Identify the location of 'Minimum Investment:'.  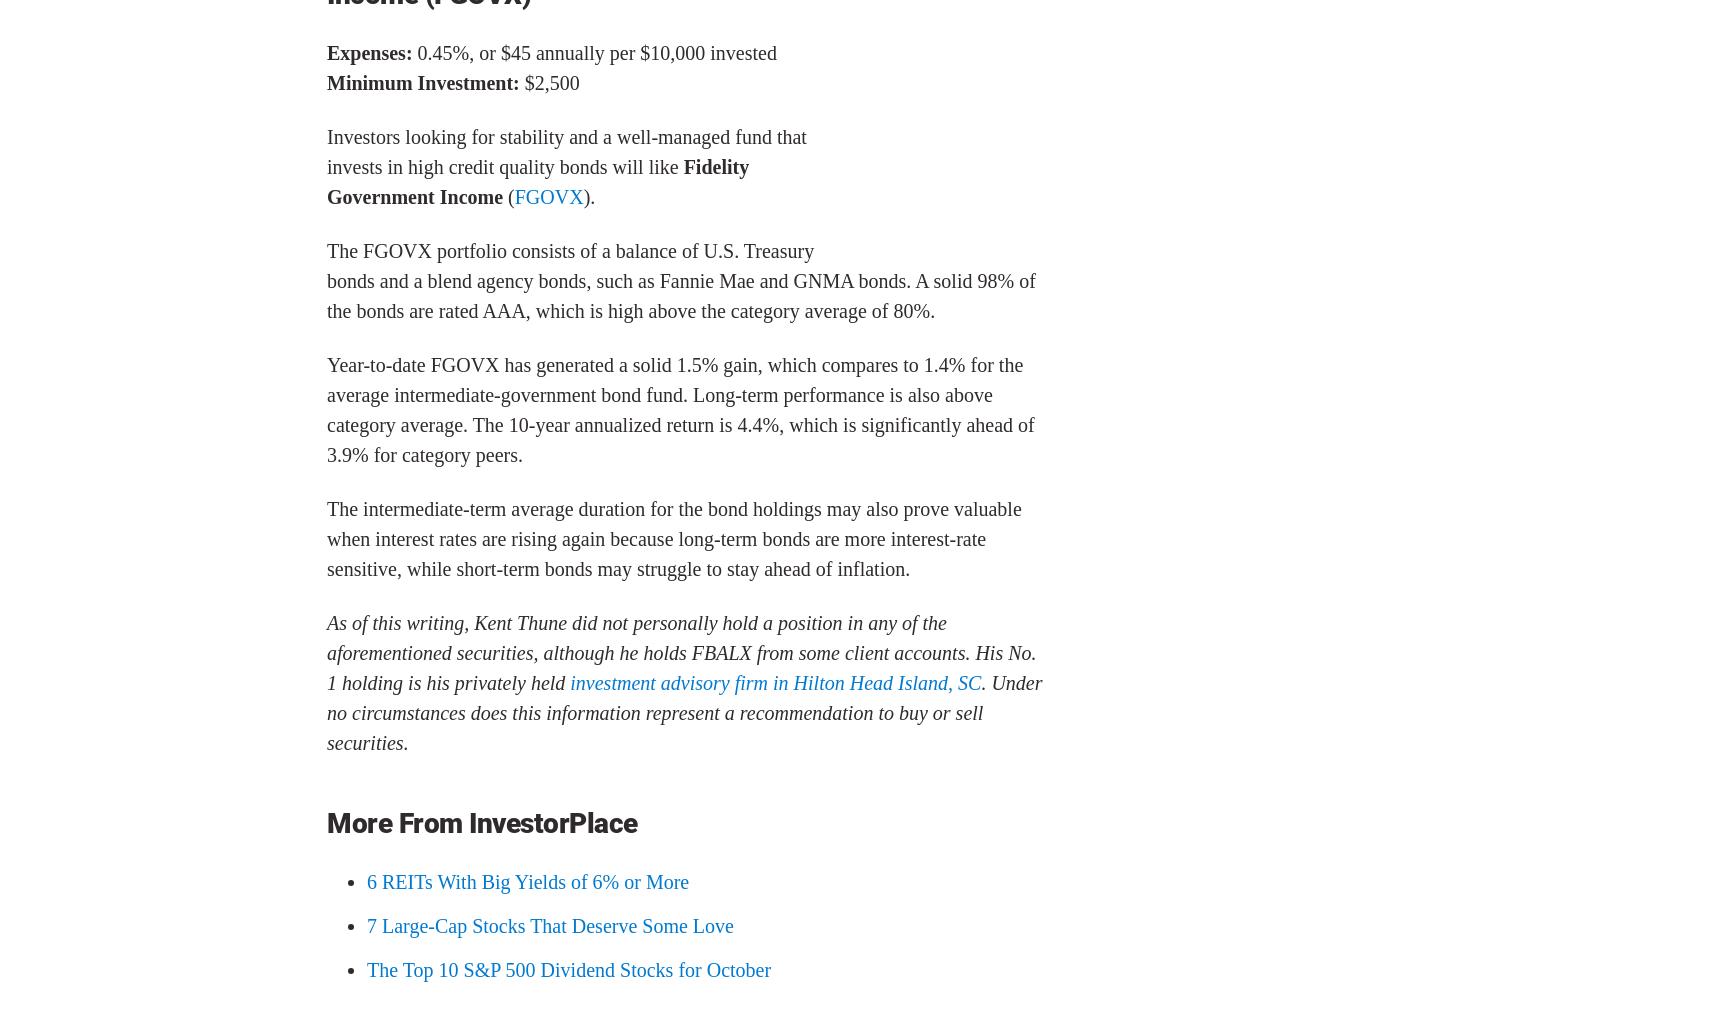
(424, 80).